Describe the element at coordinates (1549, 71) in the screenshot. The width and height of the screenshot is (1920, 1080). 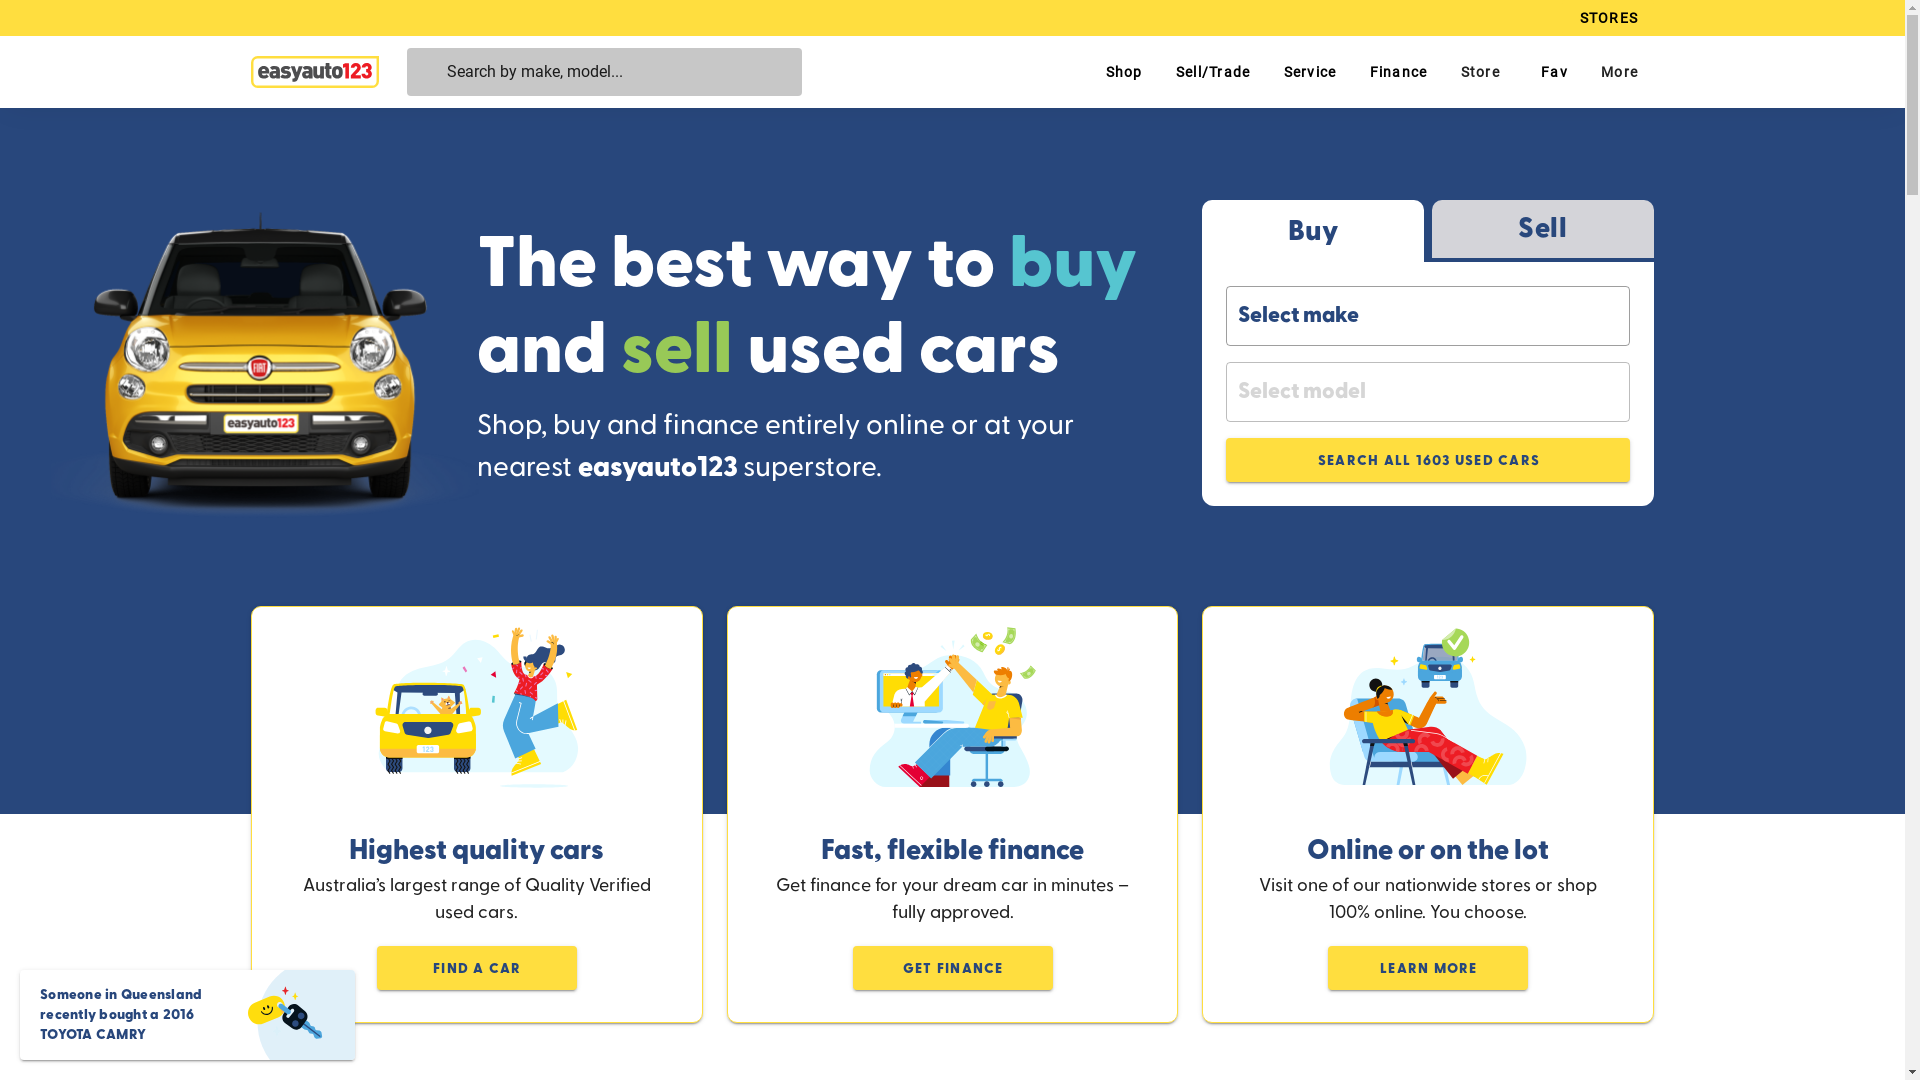
I see `'Fav'` at that location.